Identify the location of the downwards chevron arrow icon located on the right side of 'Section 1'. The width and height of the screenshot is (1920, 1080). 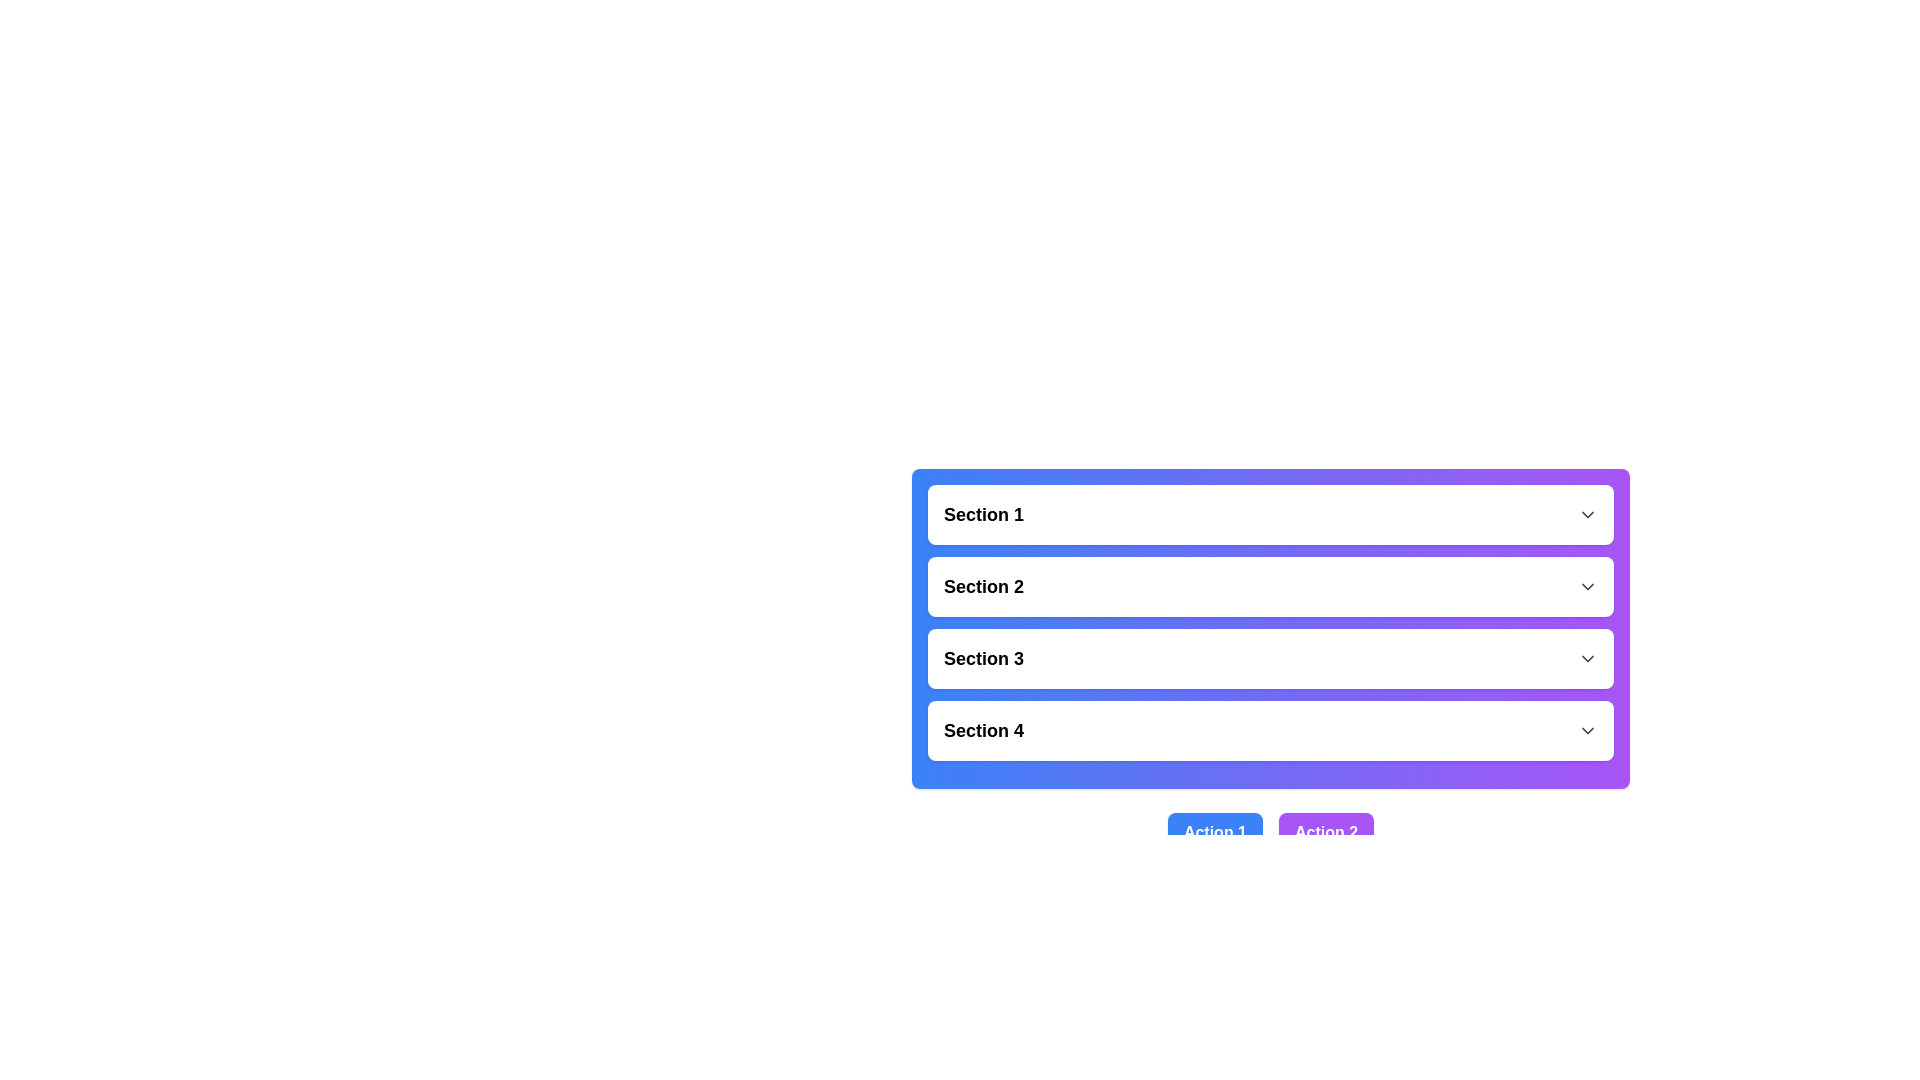
(1587, 514).